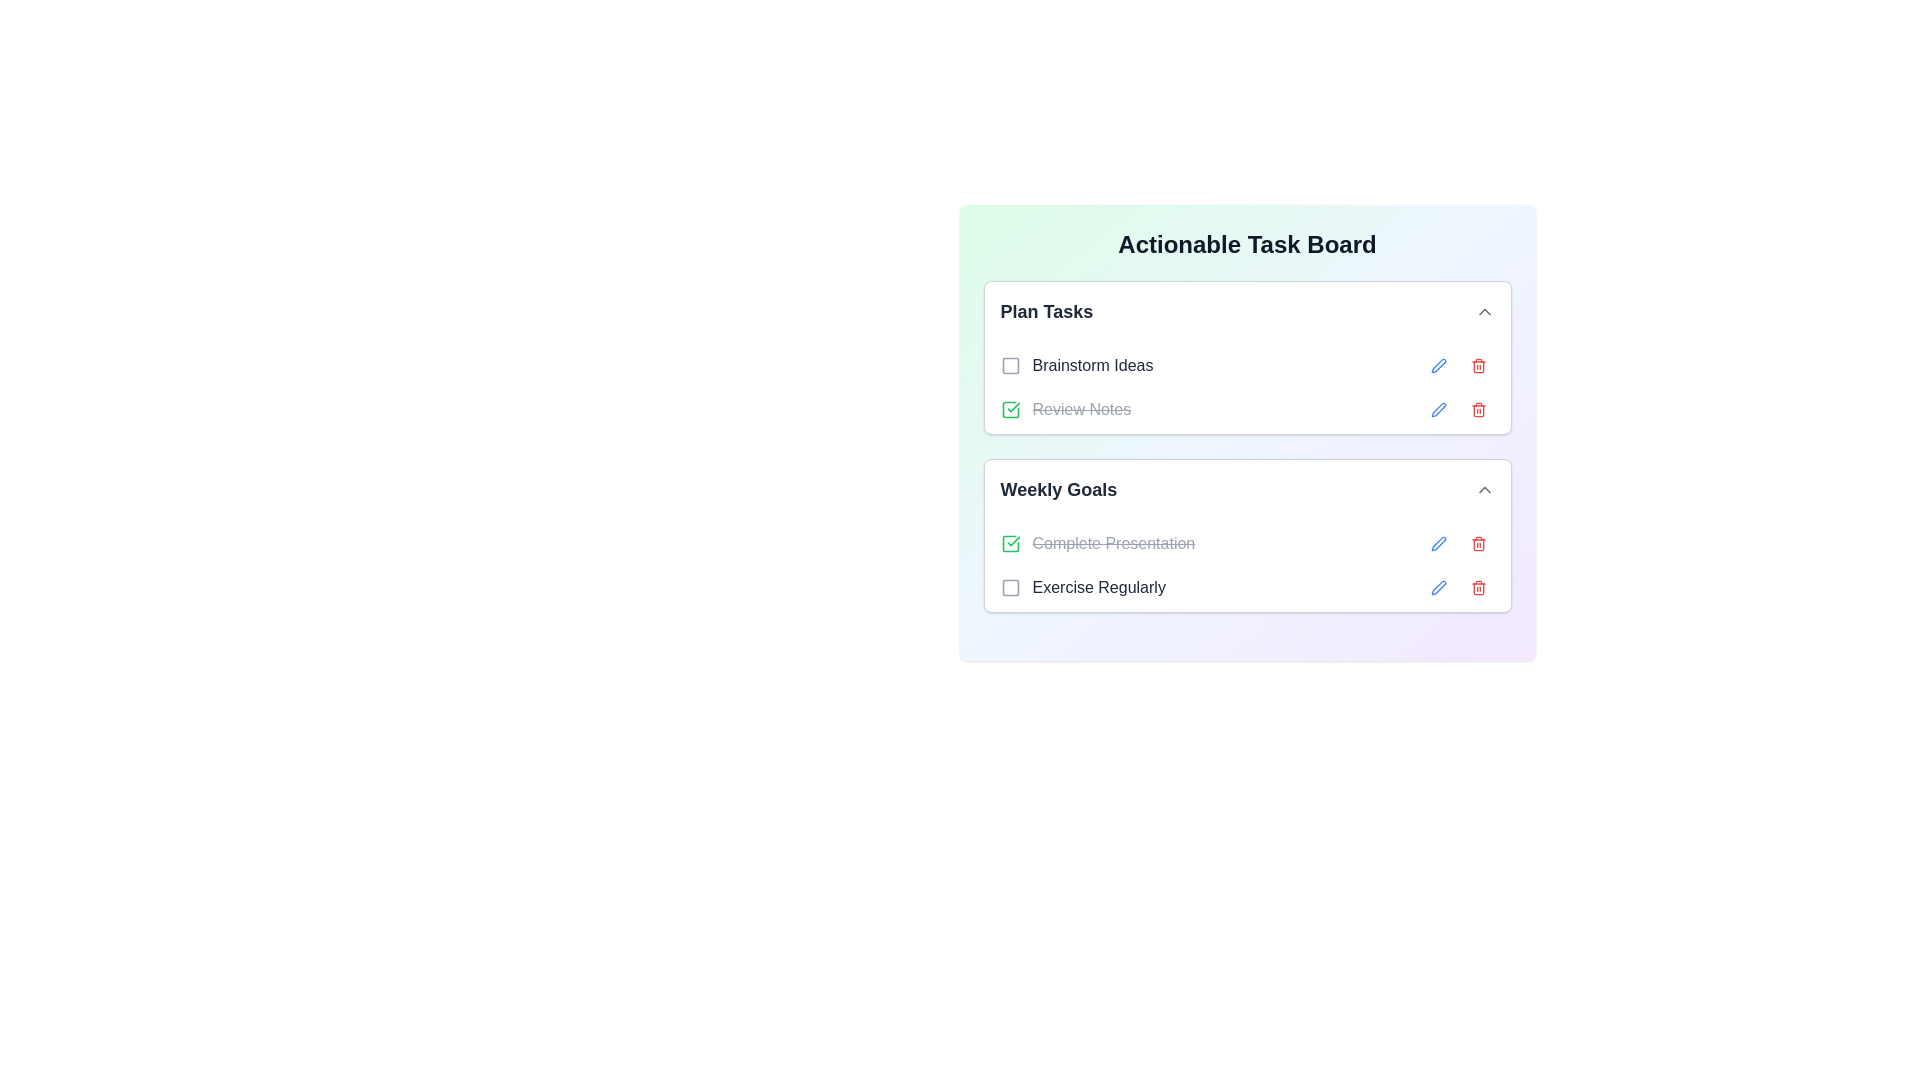 Image resolution: width=1920 pixels, height=1080 pixels. Describe the element at coordinates (1484, 312) in the screenshot. I see `the icon located at the top-right corner of the 'Plan Tasks' section header` at that location.